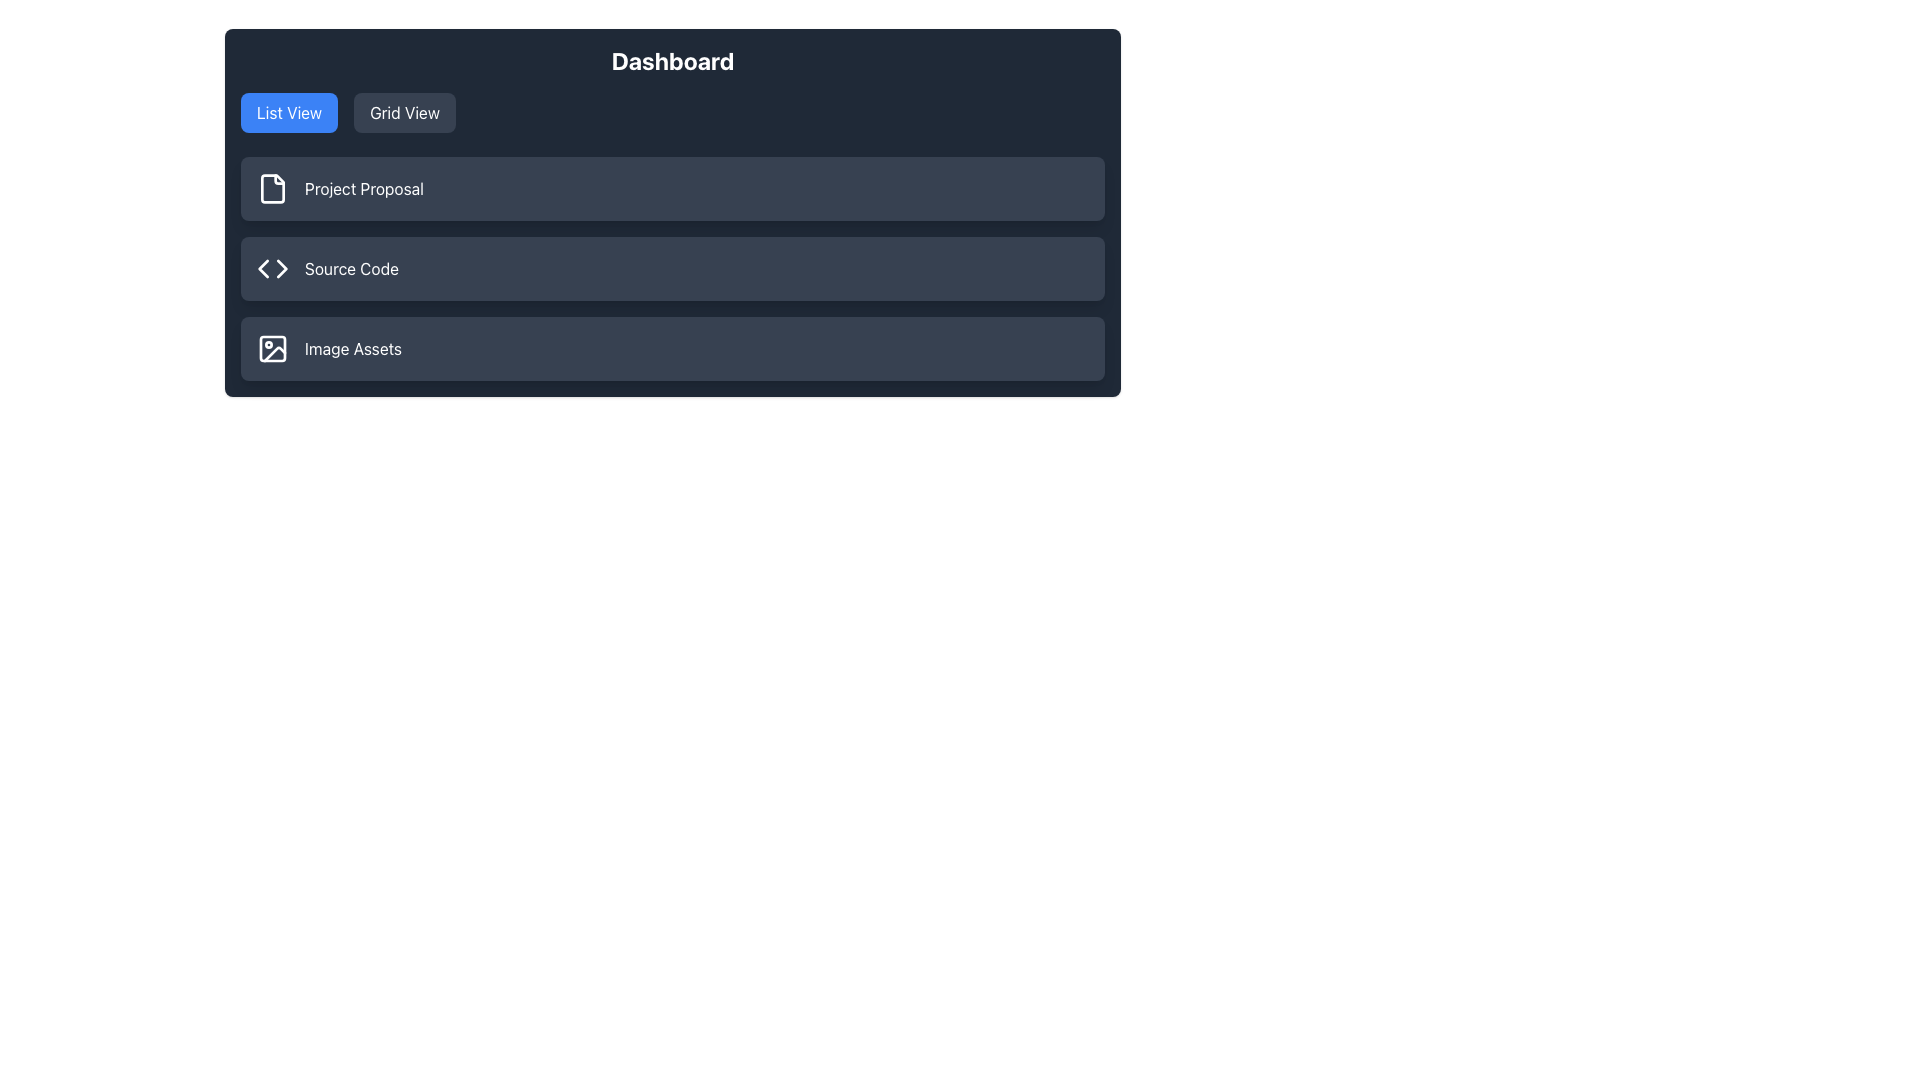 This screenshot has width=1920, height=1080. Describe the element at coordinates (403, 112) in the screenshot. I see `the grid view button, the second button in a group of two located near the top of the interface to the right of the 'List View' button` at that location.